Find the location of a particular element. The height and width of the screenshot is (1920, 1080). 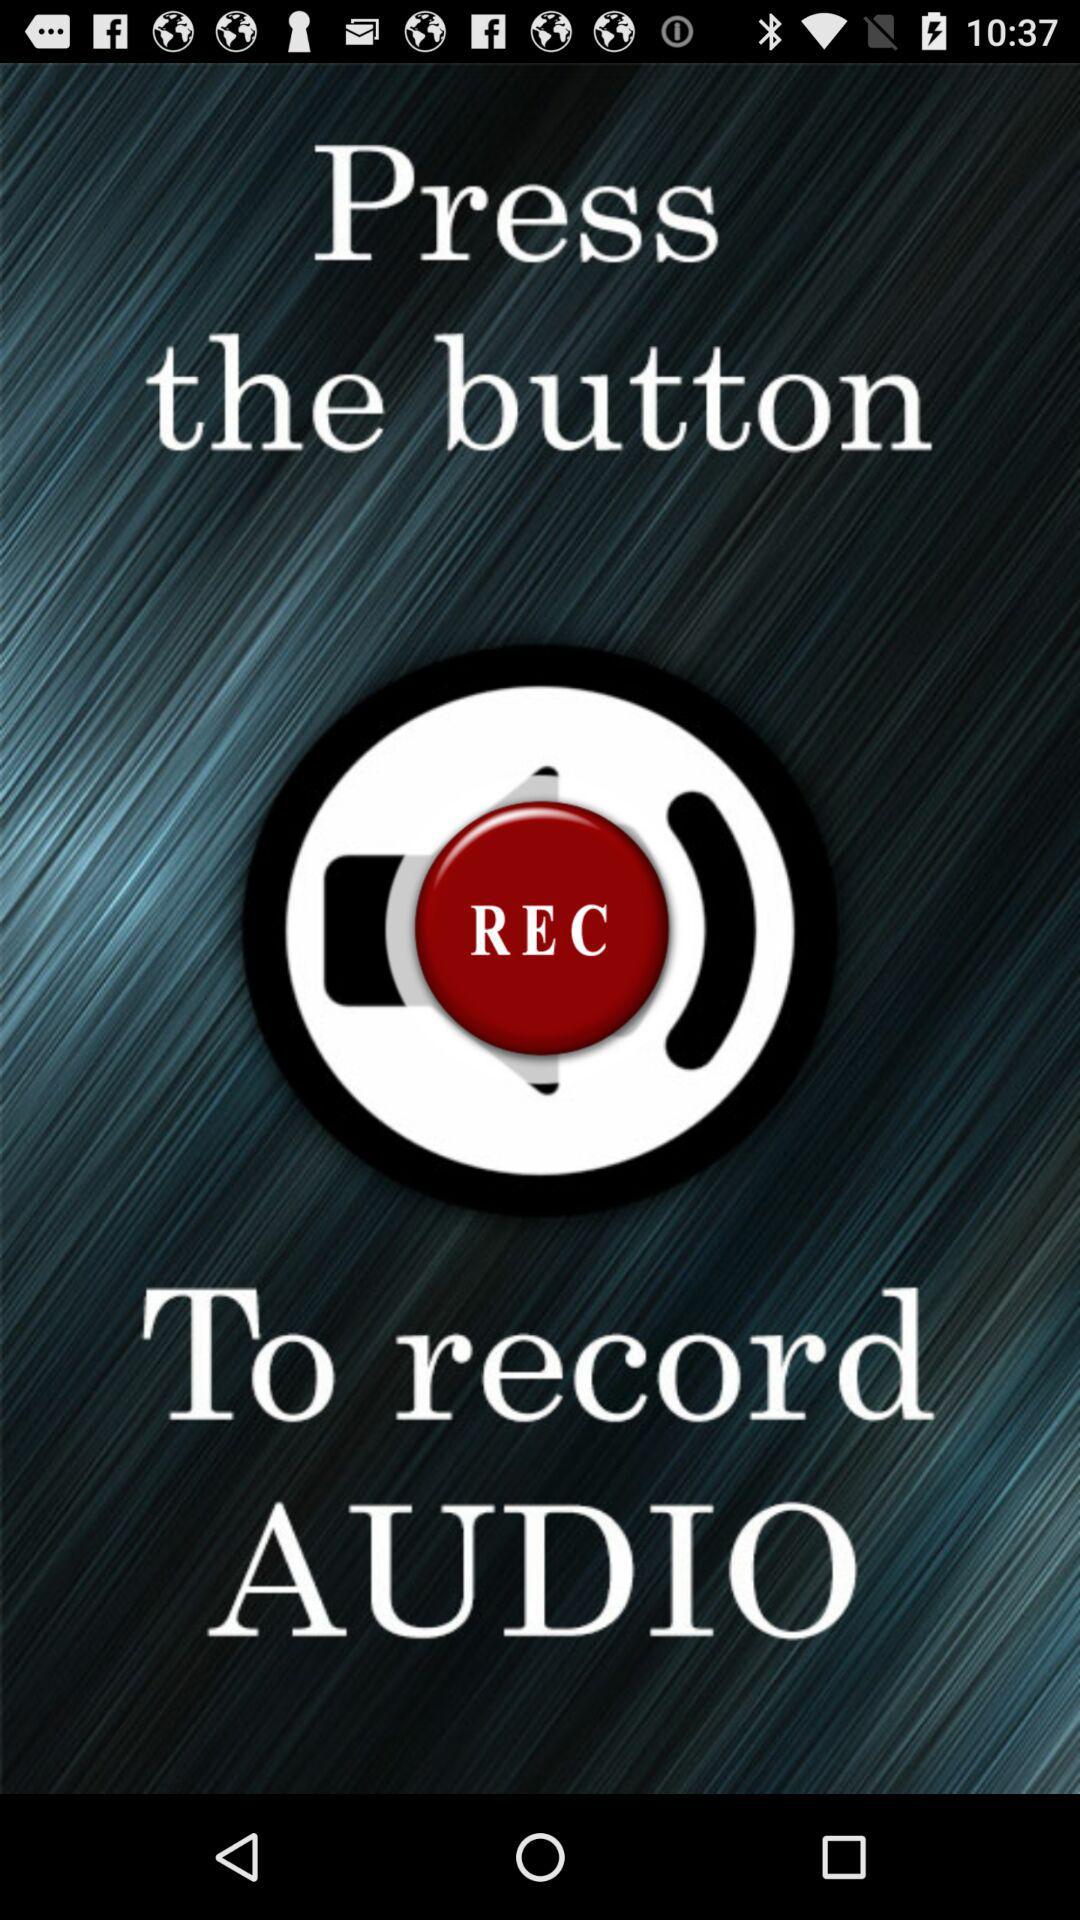

start recording is located at coordinates (540, 927).